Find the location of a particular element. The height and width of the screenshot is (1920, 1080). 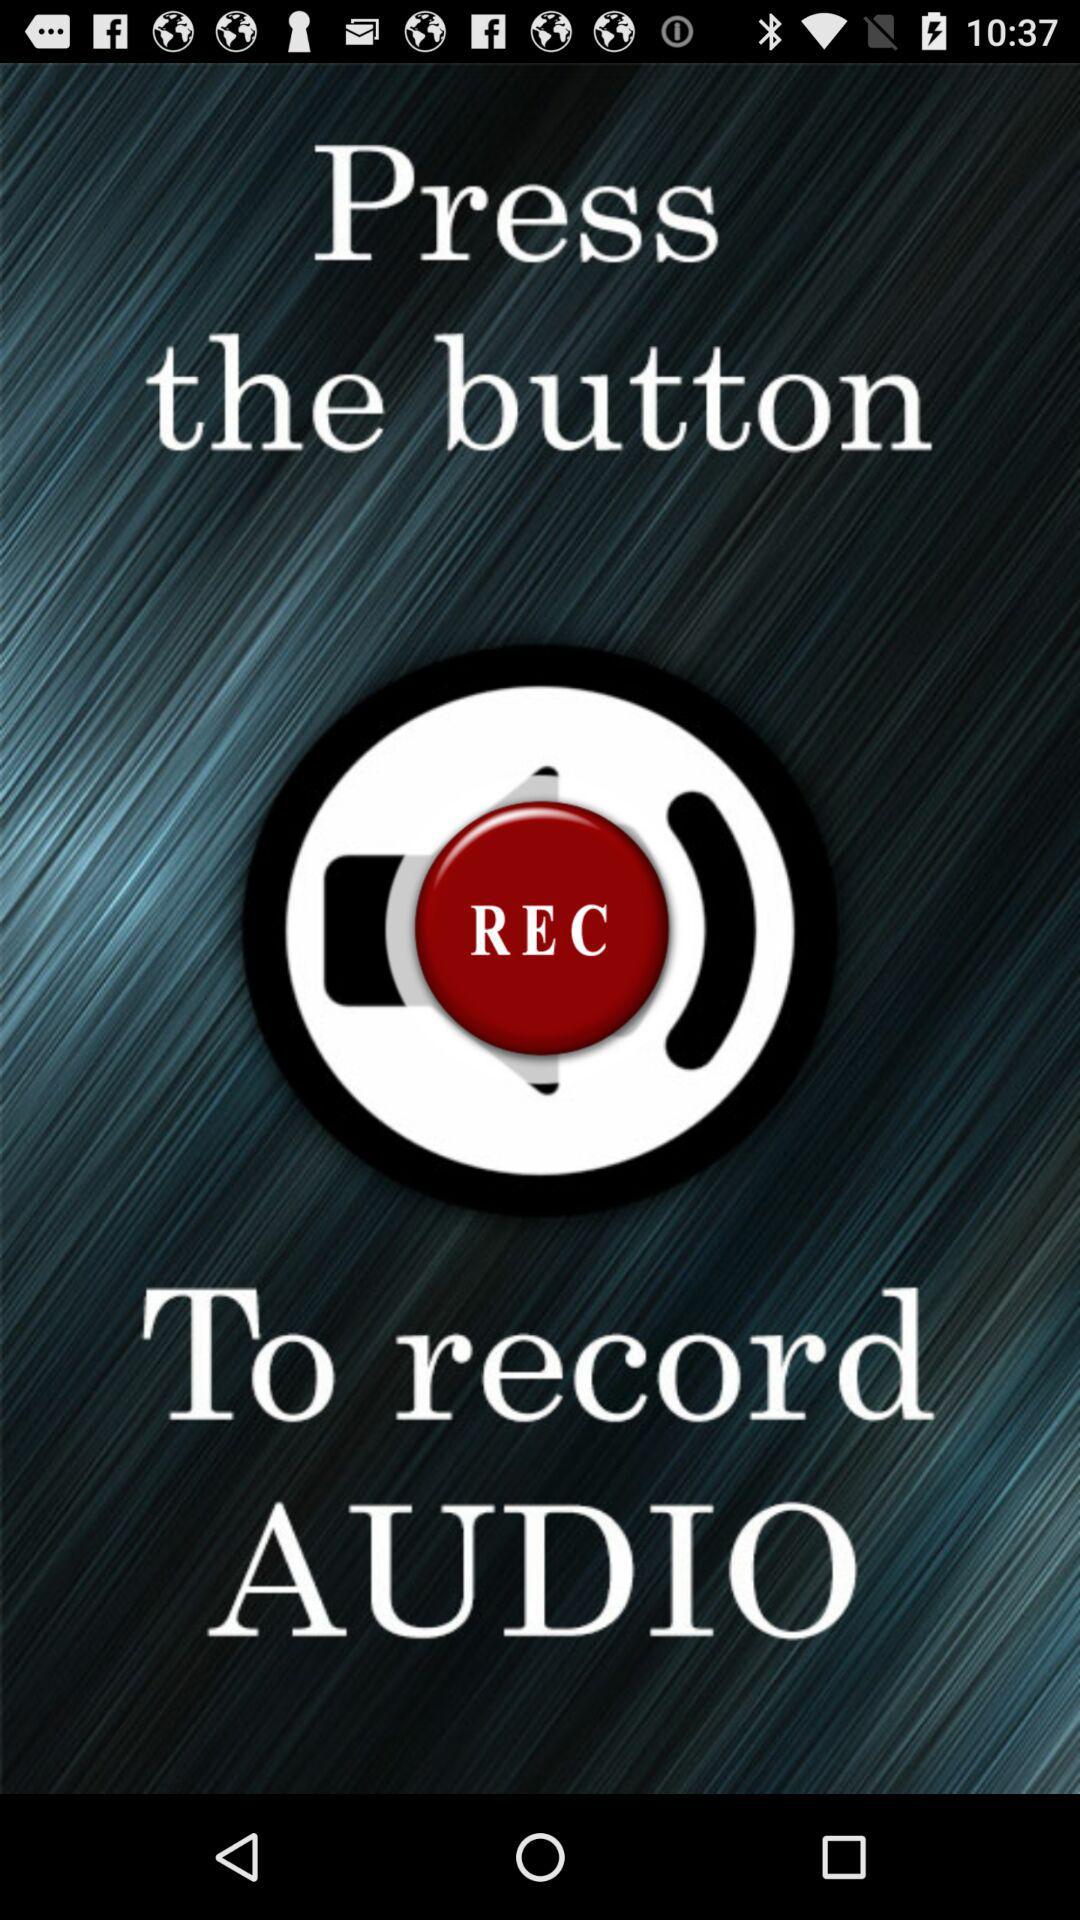

start recording is located at coordinates (540, 927).